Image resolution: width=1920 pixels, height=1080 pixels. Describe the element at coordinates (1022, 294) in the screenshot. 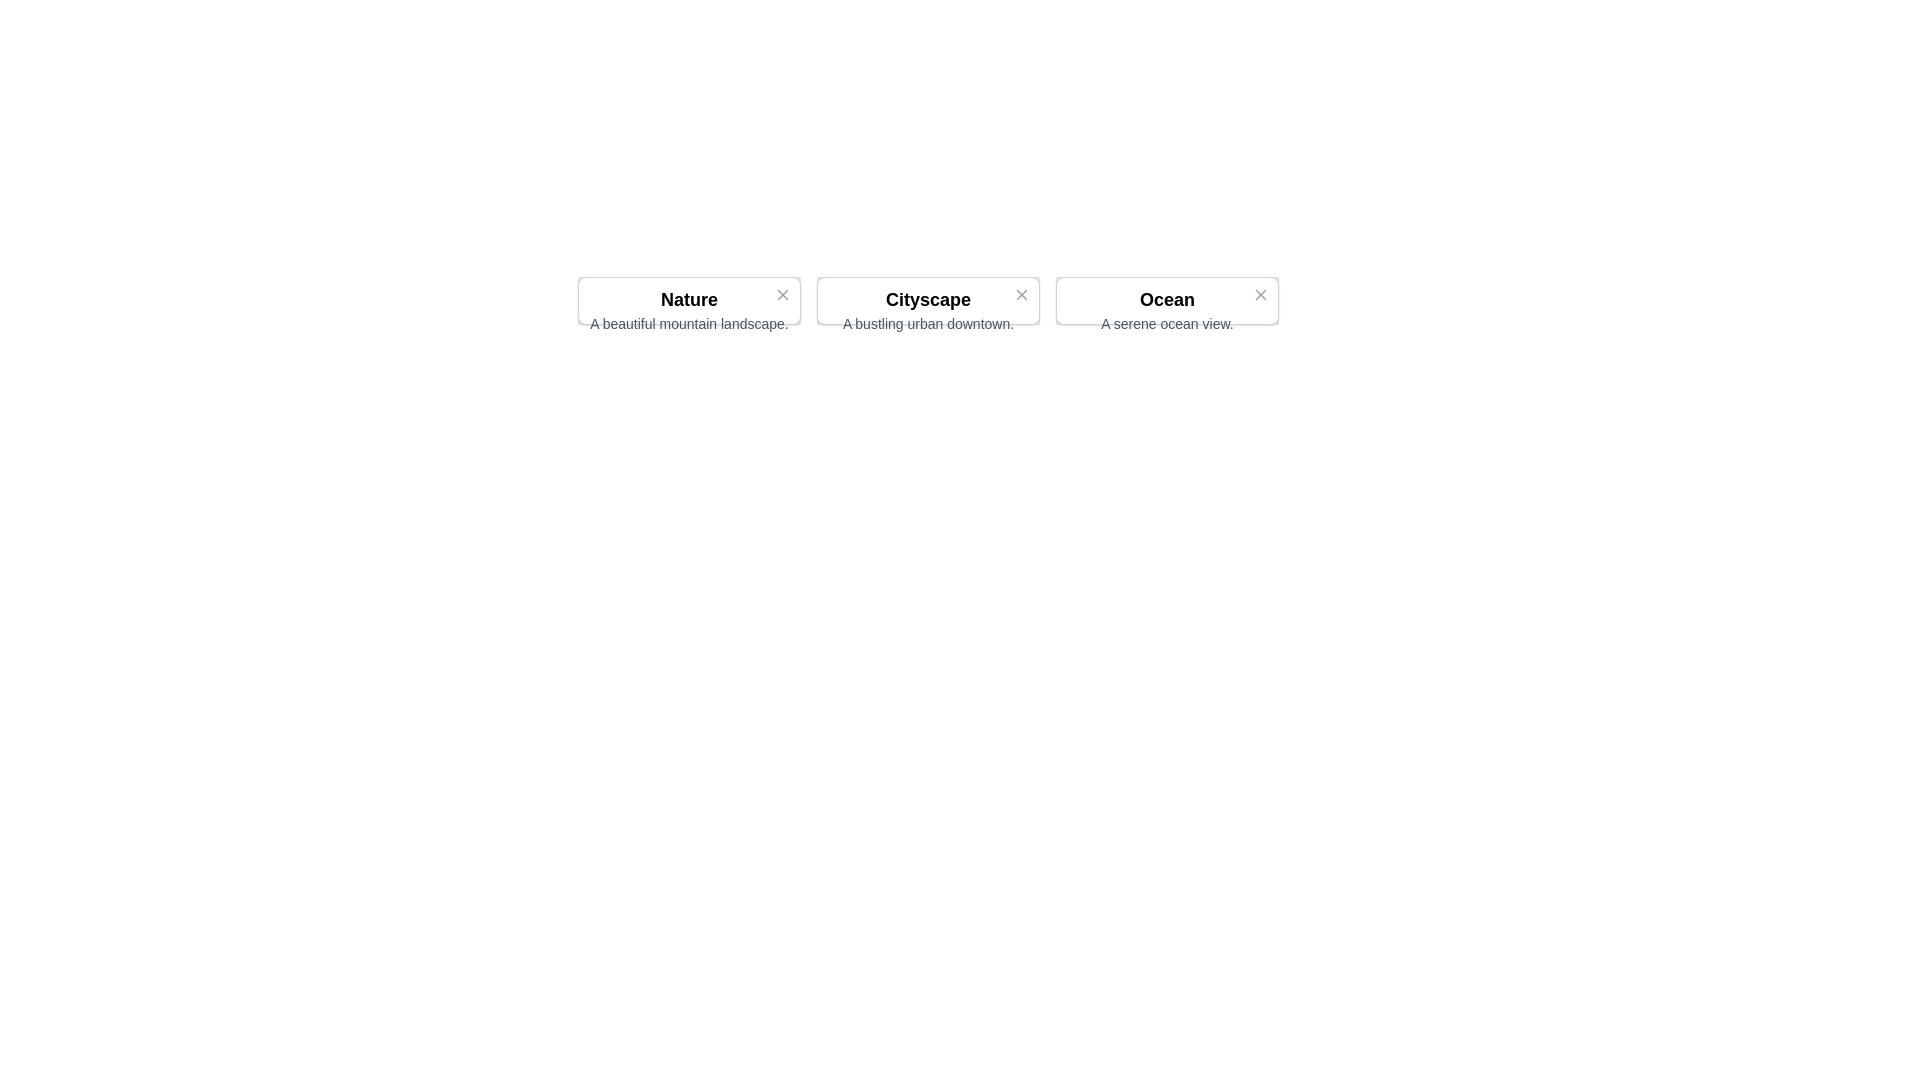

I see `the close button with '×' icon located in the upper right corner of the 'Cityscape' label to trigger the hover effect` at that location.